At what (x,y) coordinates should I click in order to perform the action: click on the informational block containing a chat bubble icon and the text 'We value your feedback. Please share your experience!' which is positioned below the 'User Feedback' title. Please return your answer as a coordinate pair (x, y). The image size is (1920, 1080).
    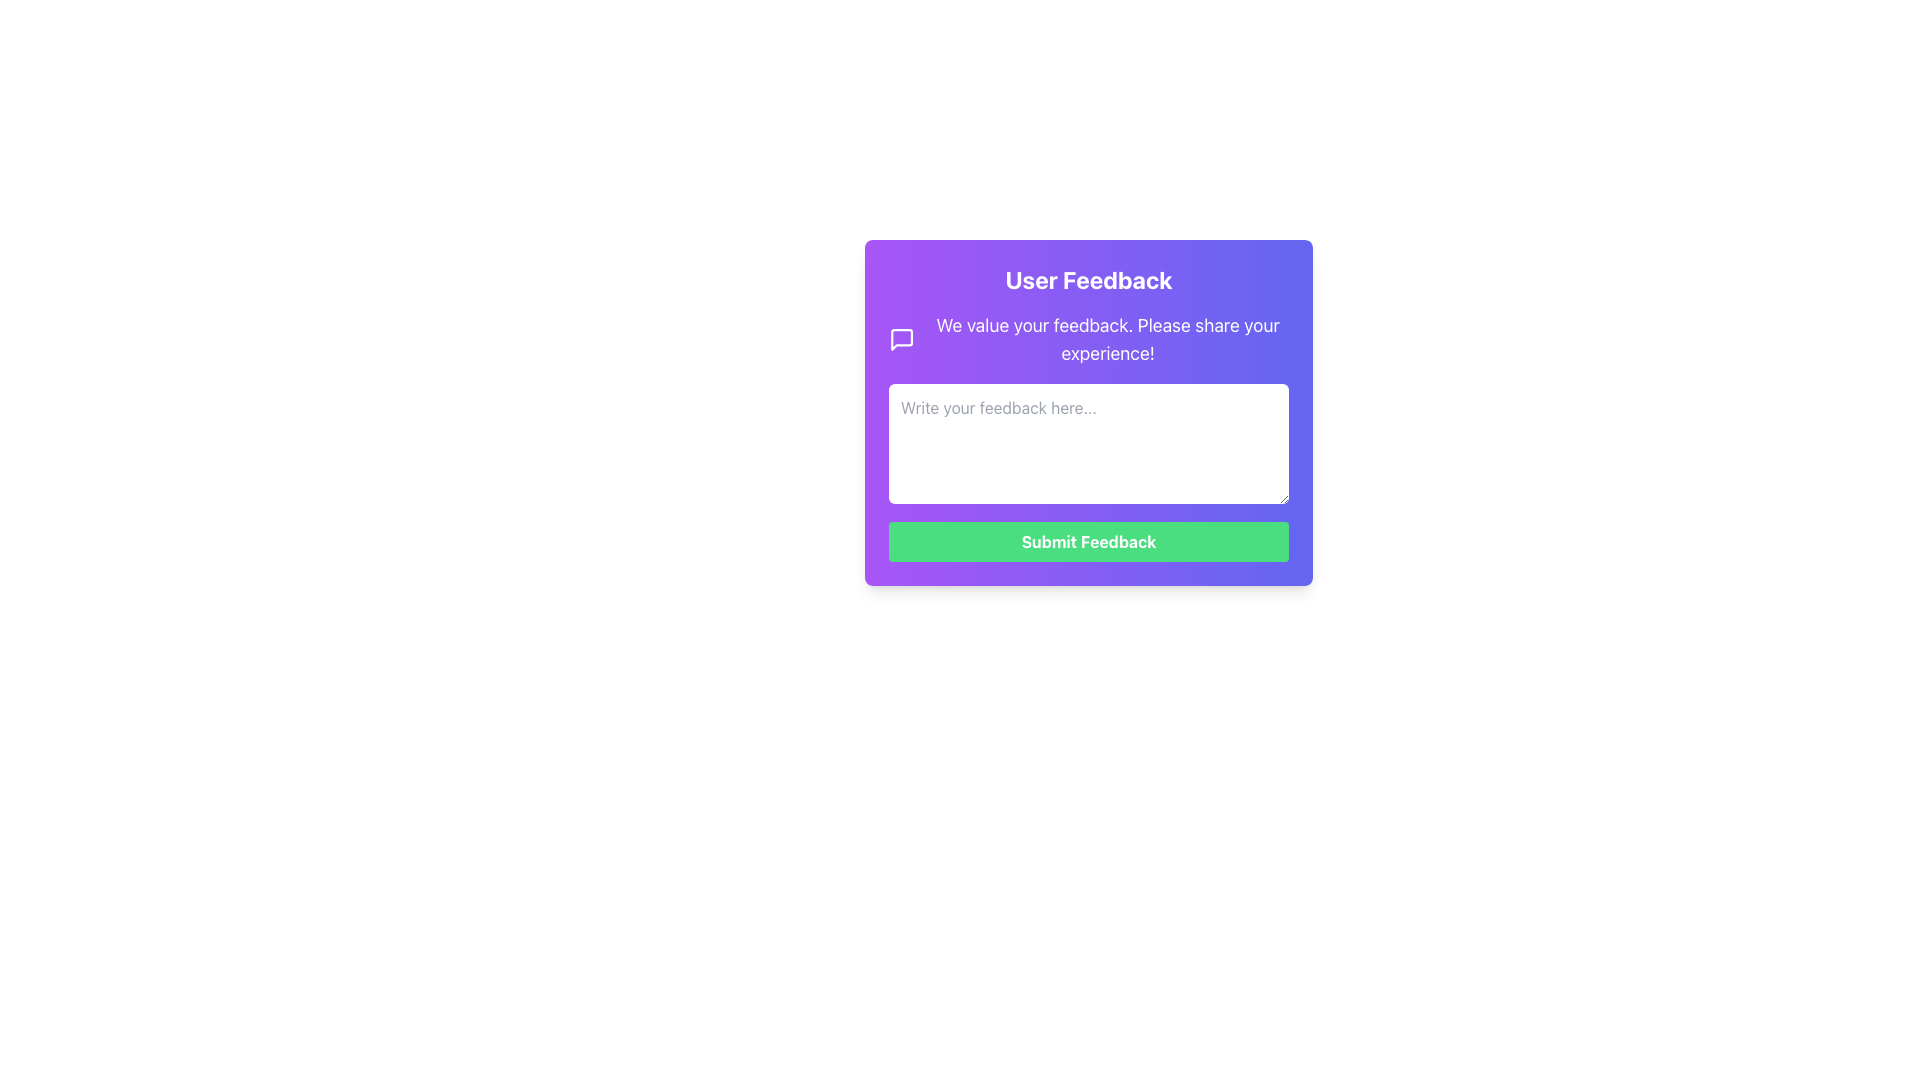
    Looking at the image, I should click on (1088, 338).